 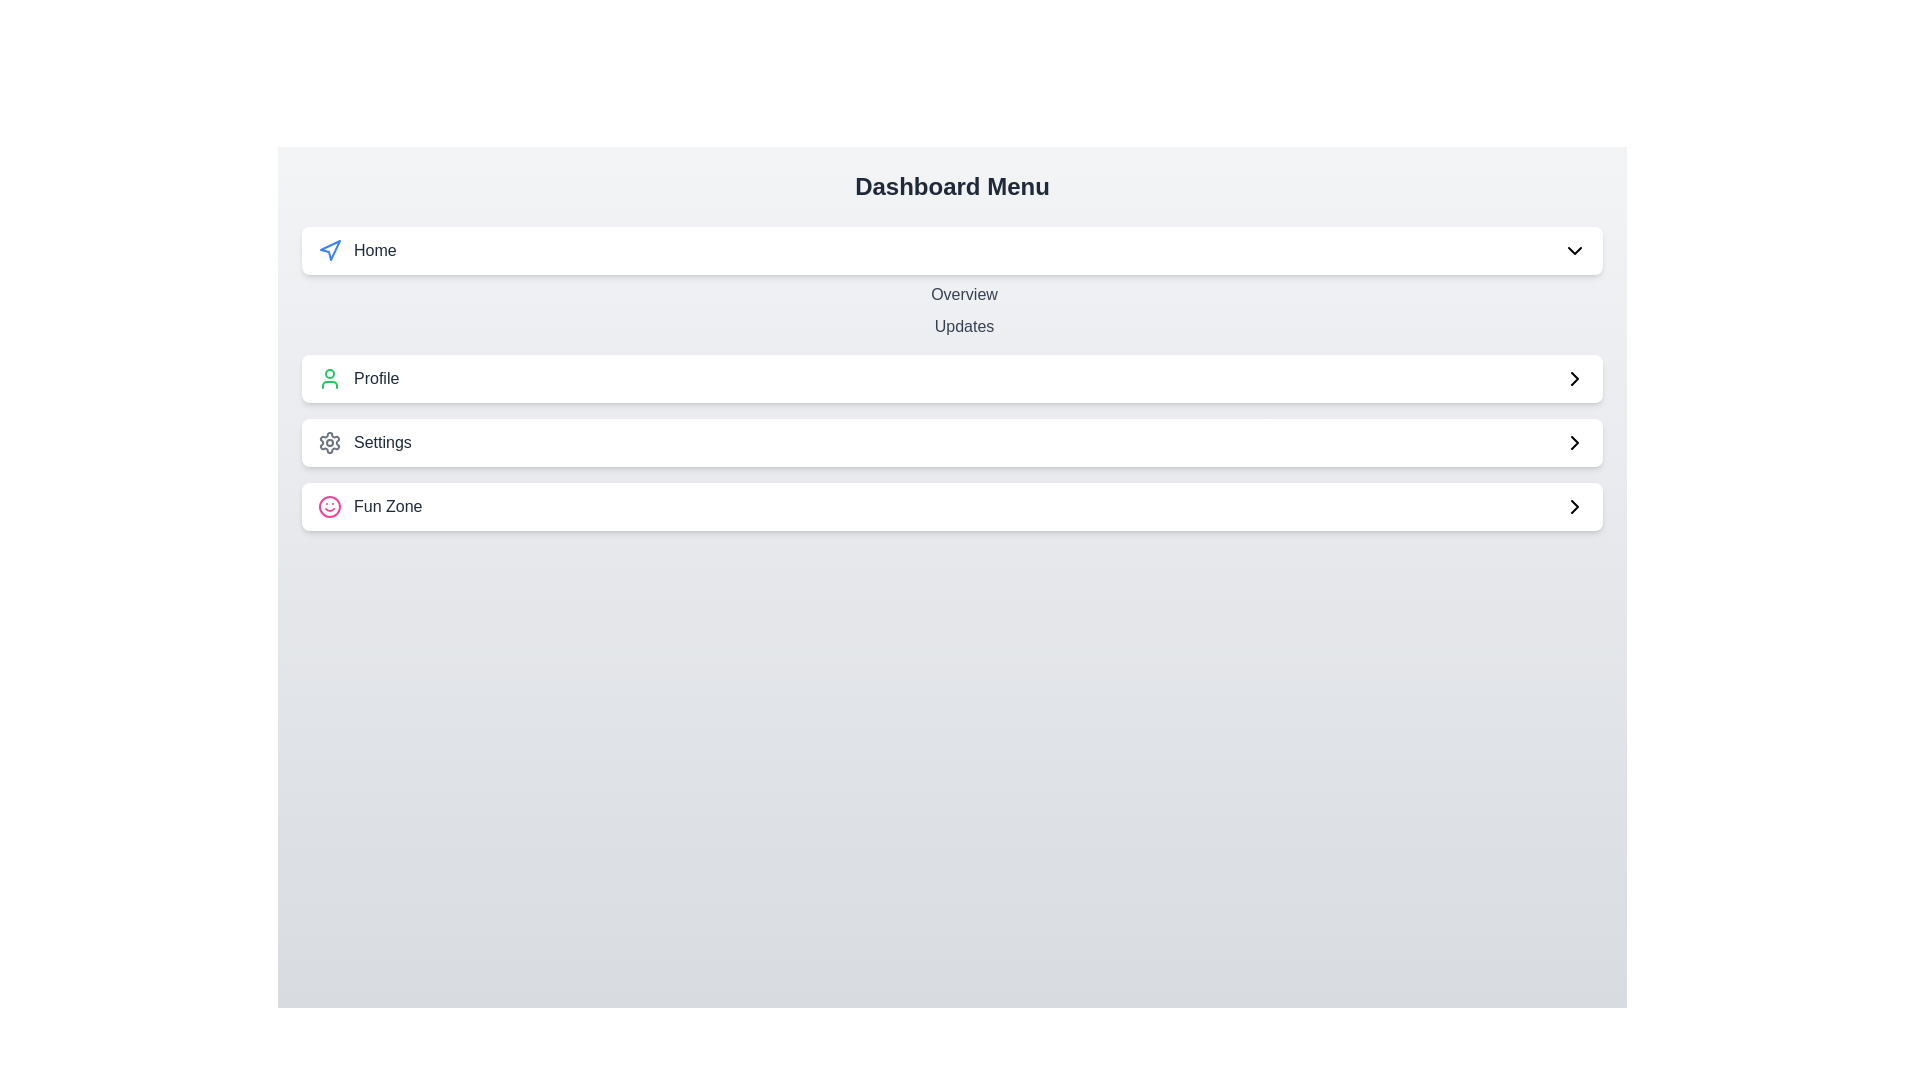 I want to click on the 'Profile' text label in the vertical navigation list, which is styled in dark gray and positioned to the right of a green user icon, so click(x=376, y=378).